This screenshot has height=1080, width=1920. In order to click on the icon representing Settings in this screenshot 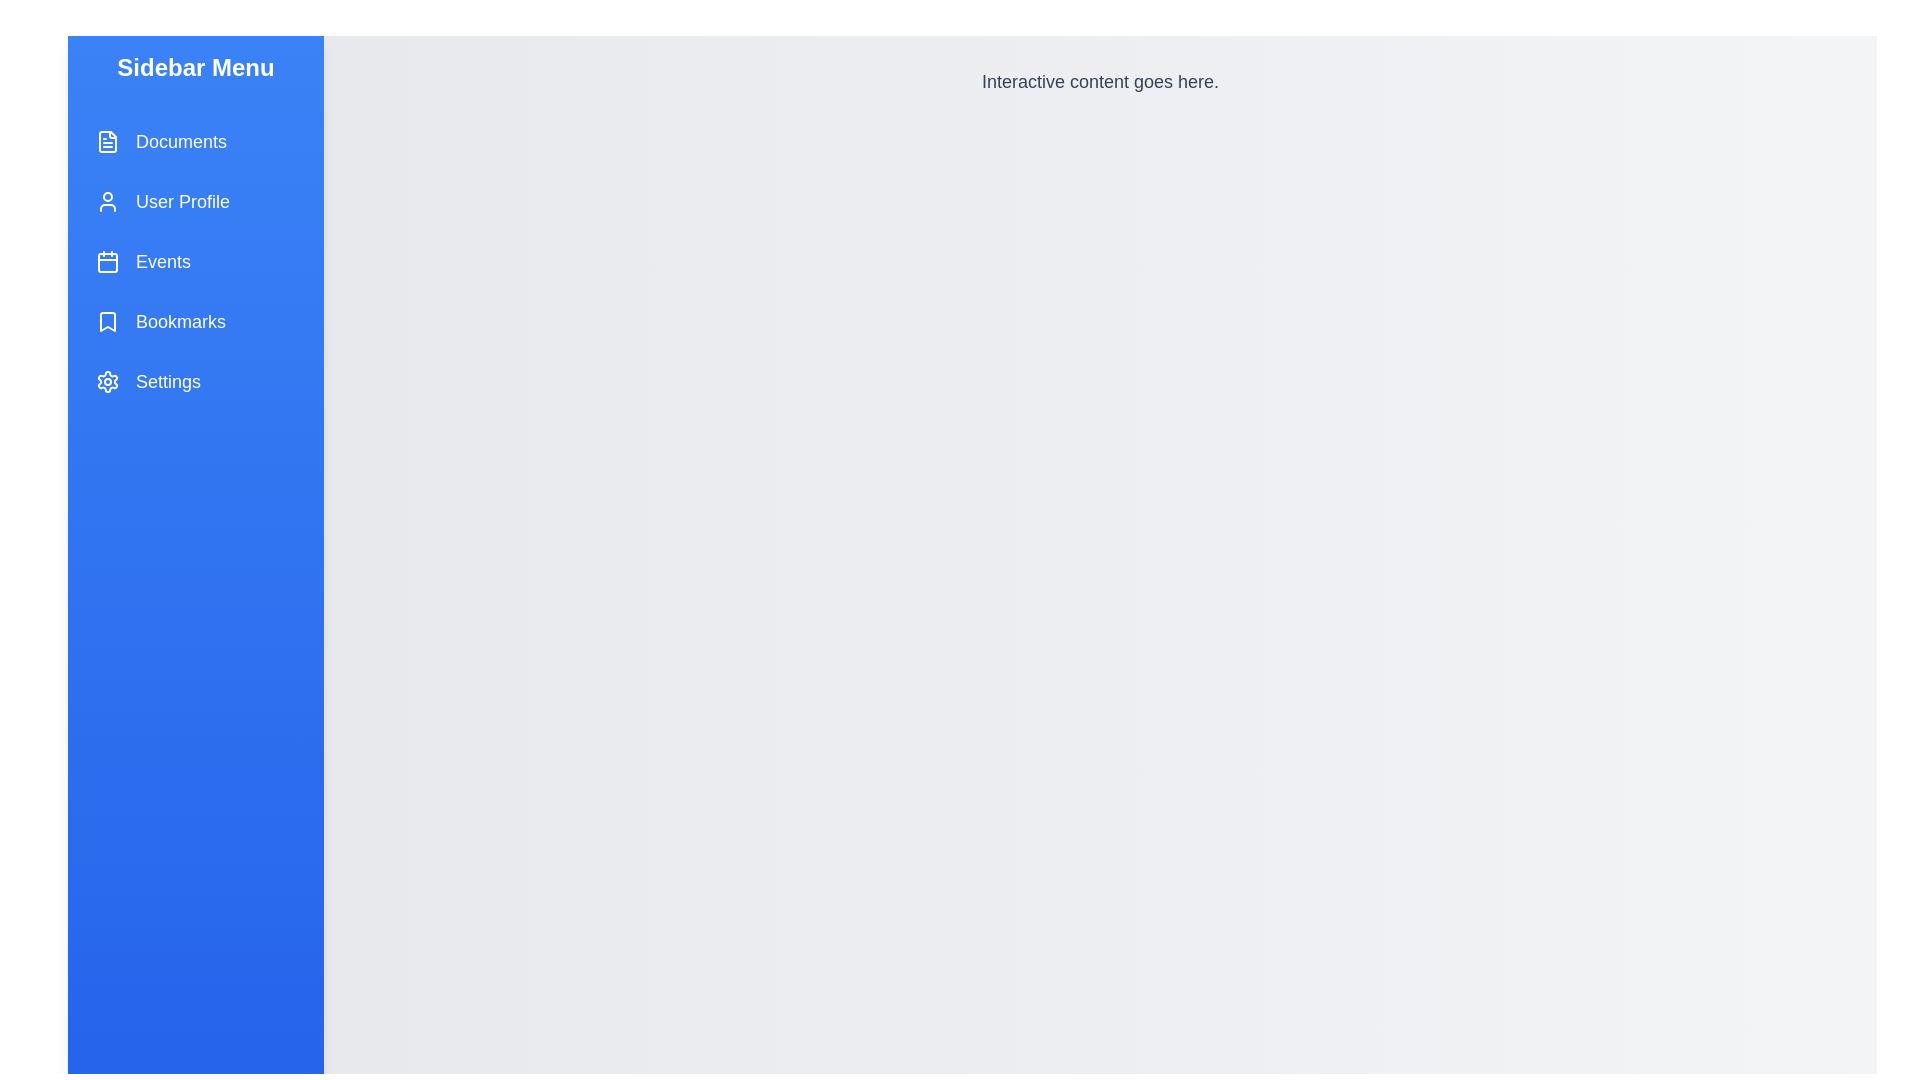, I will do `click(107, 381)`.